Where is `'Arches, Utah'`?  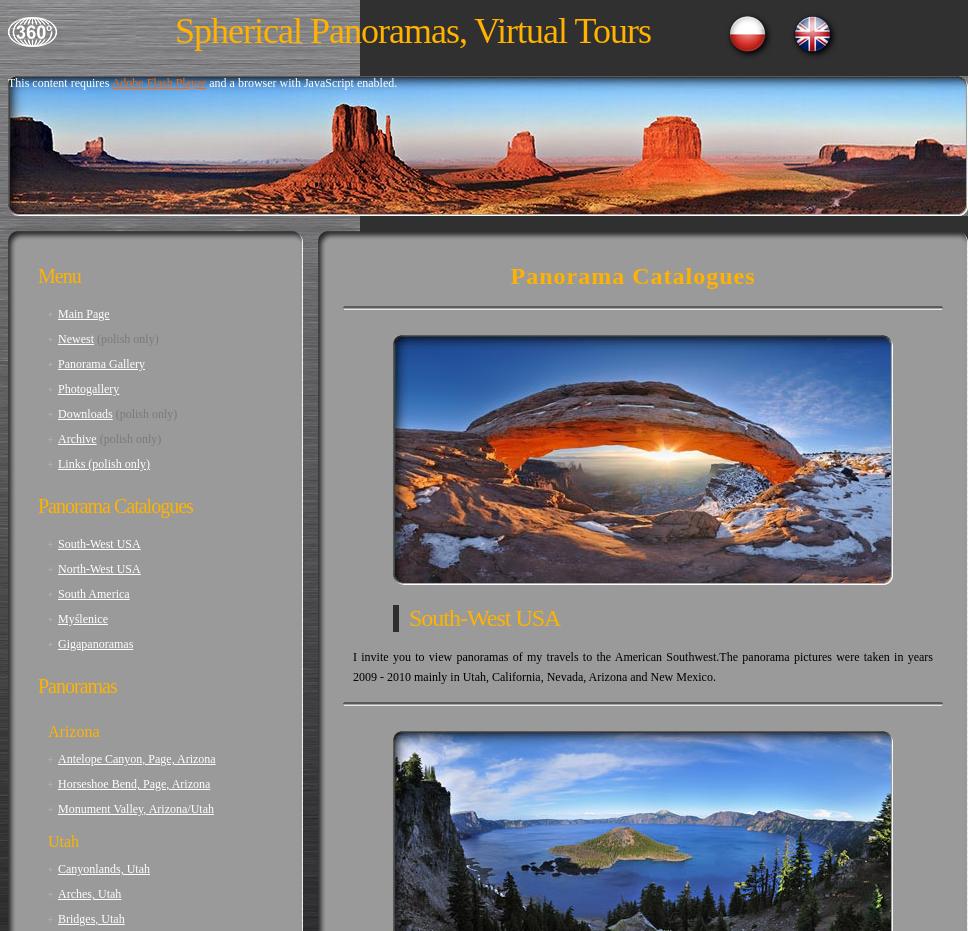 'Arches, Utah' is located at coordinates (89, 894).